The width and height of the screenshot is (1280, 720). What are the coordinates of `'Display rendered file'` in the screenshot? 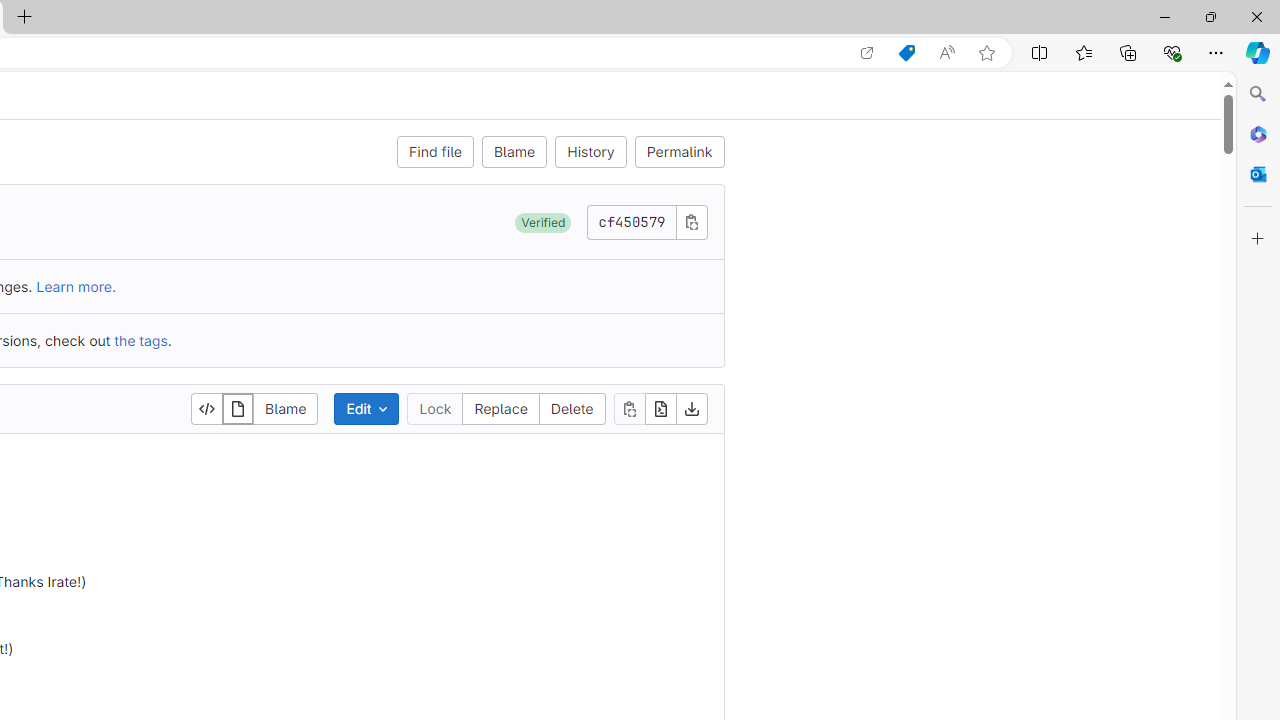 It's located at (238, 407).